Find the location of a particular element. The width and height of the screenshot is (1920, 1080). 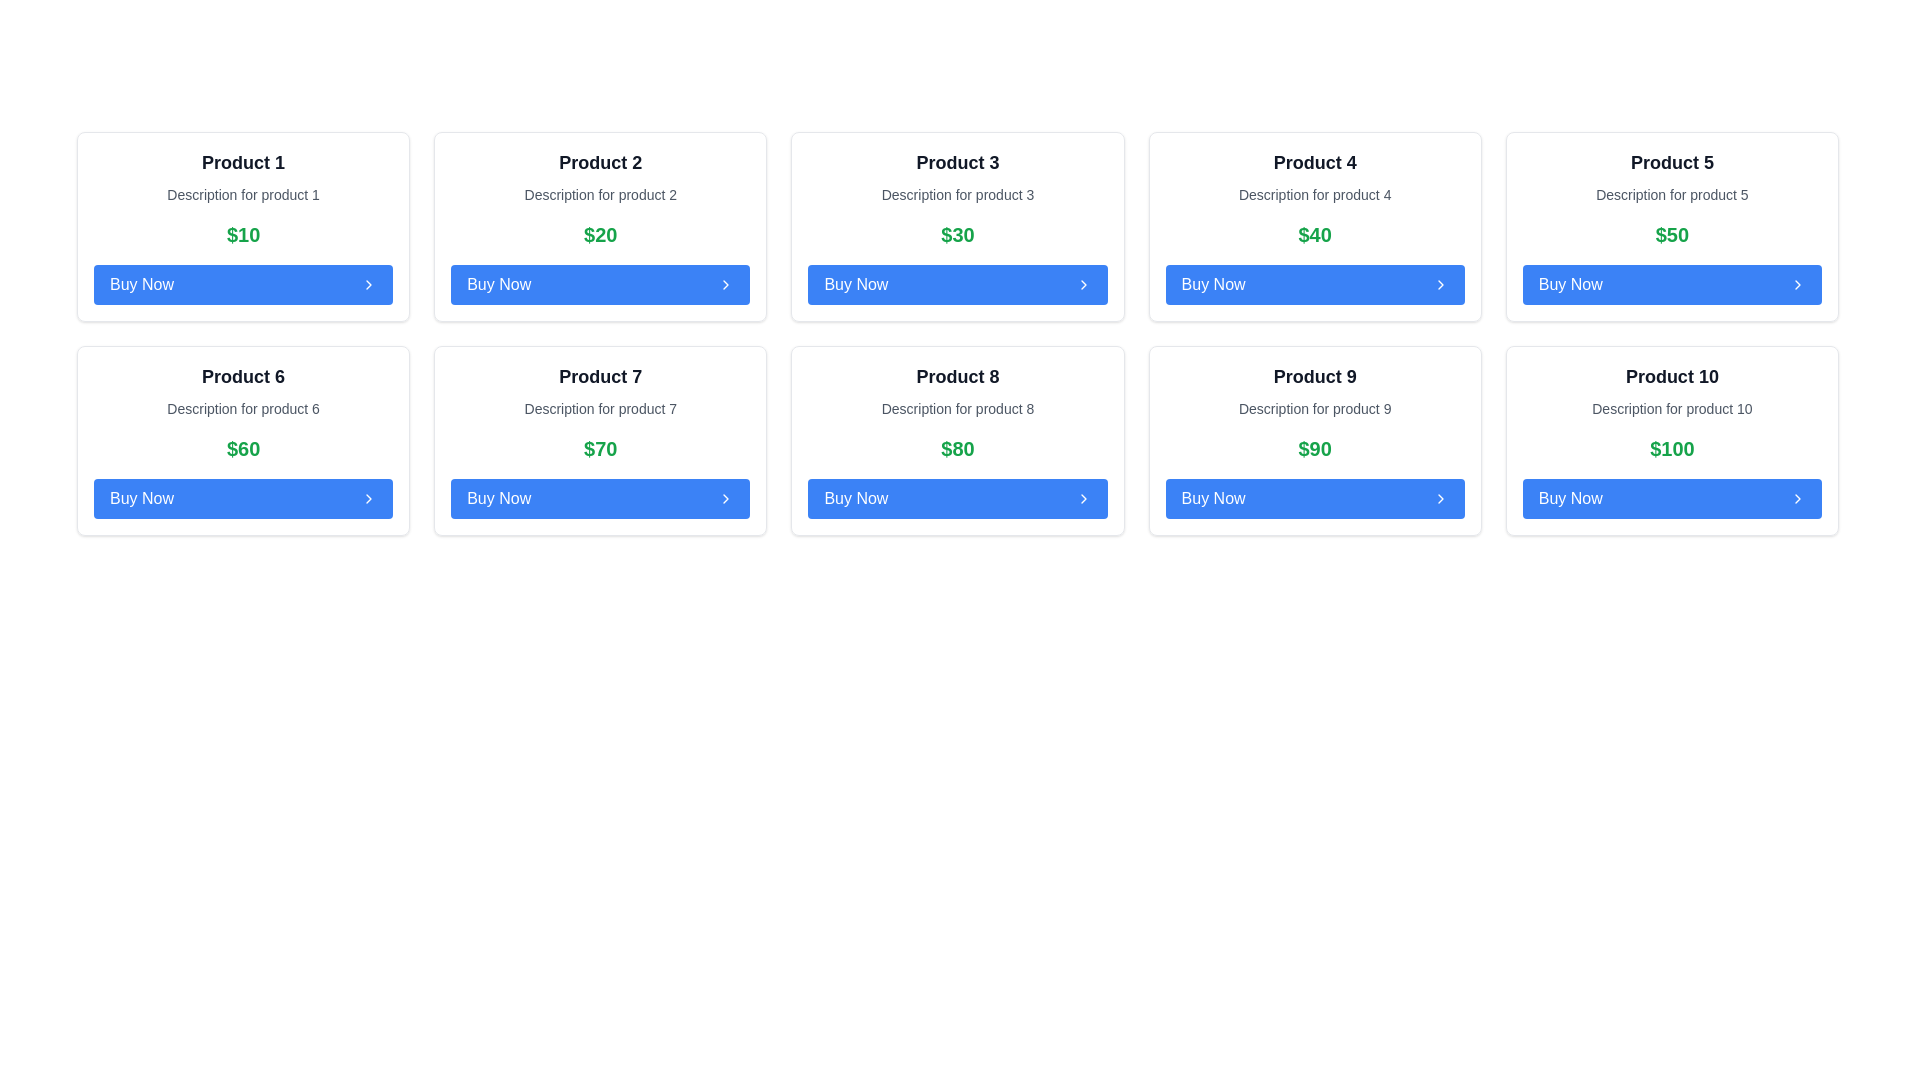

the rightward-chevron icon located at the bottom-right corner of the 'Buy Now' button for 'Product 10' is located at coordinates (1798, 497).